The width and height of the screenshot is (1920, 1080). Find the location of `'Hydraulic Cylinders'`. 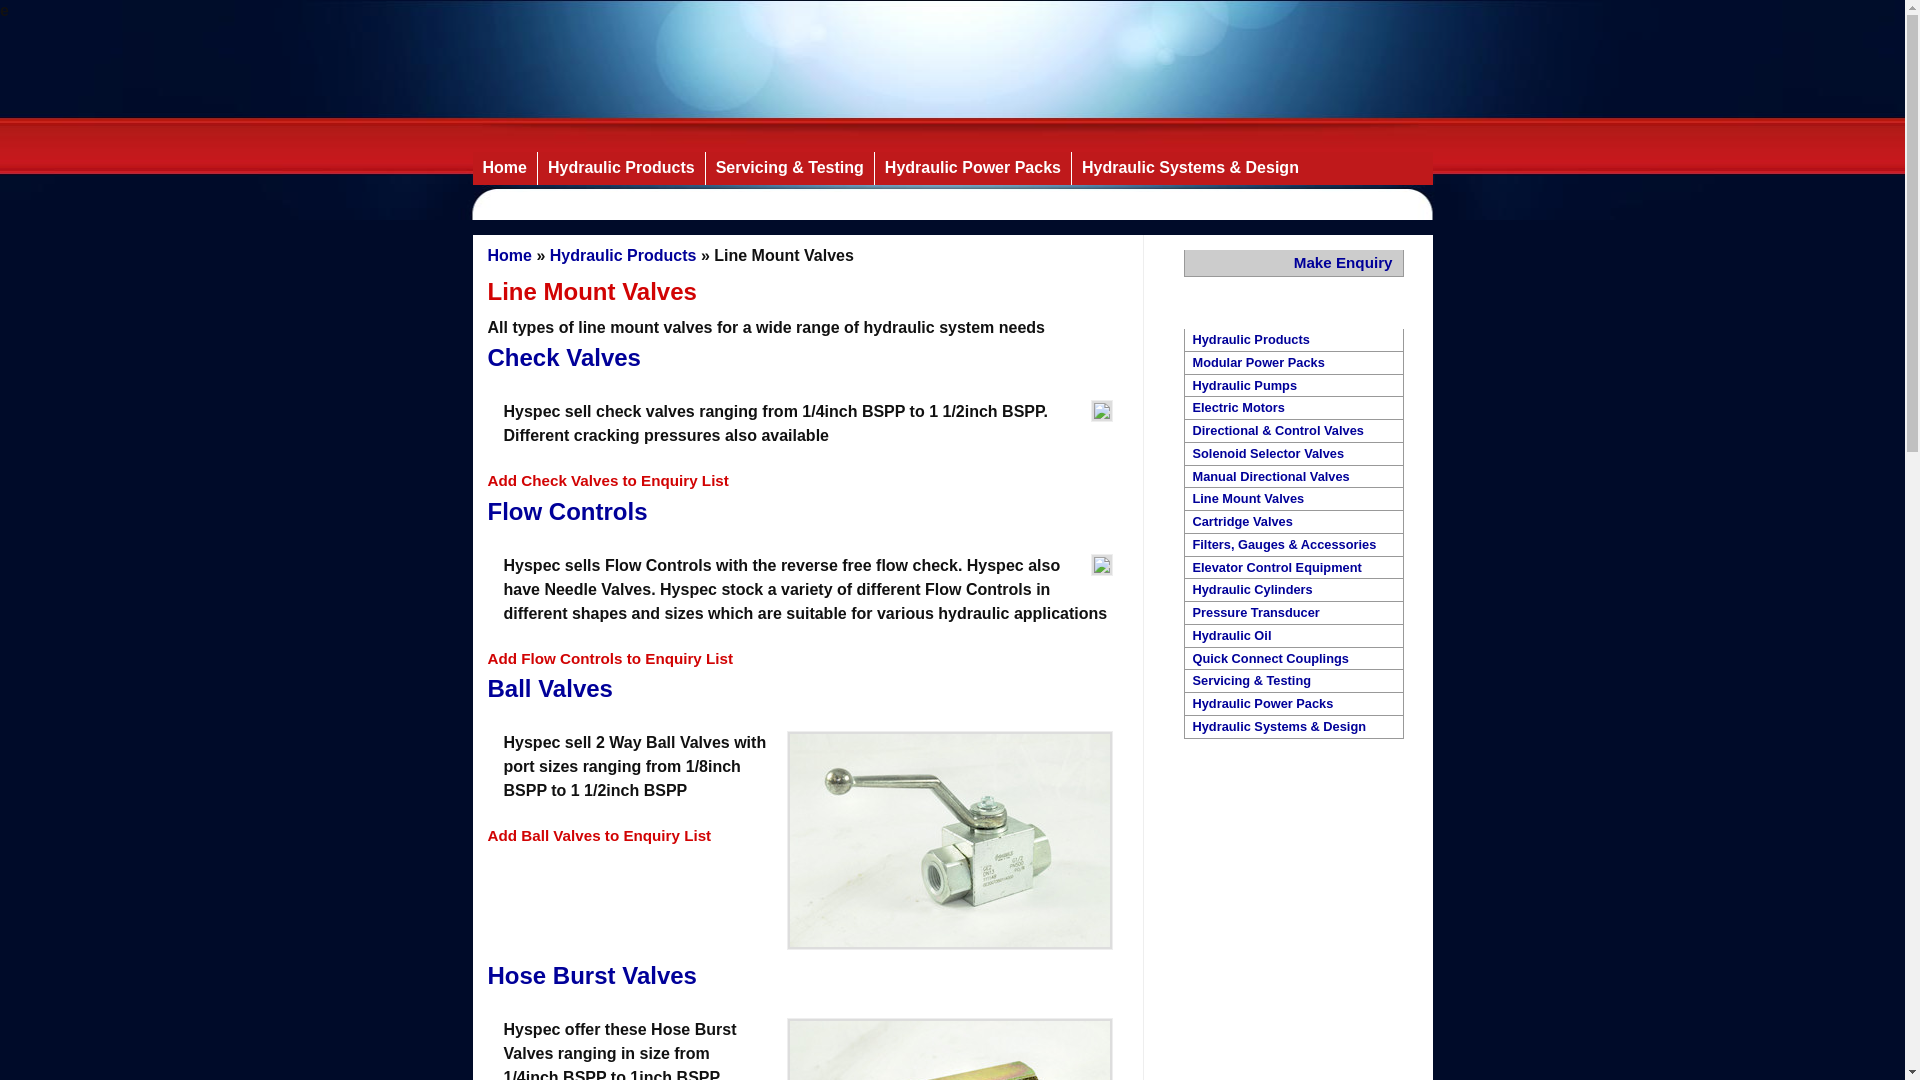

'Hydraulic Cylinders' is located at coordinates (1184, 589).